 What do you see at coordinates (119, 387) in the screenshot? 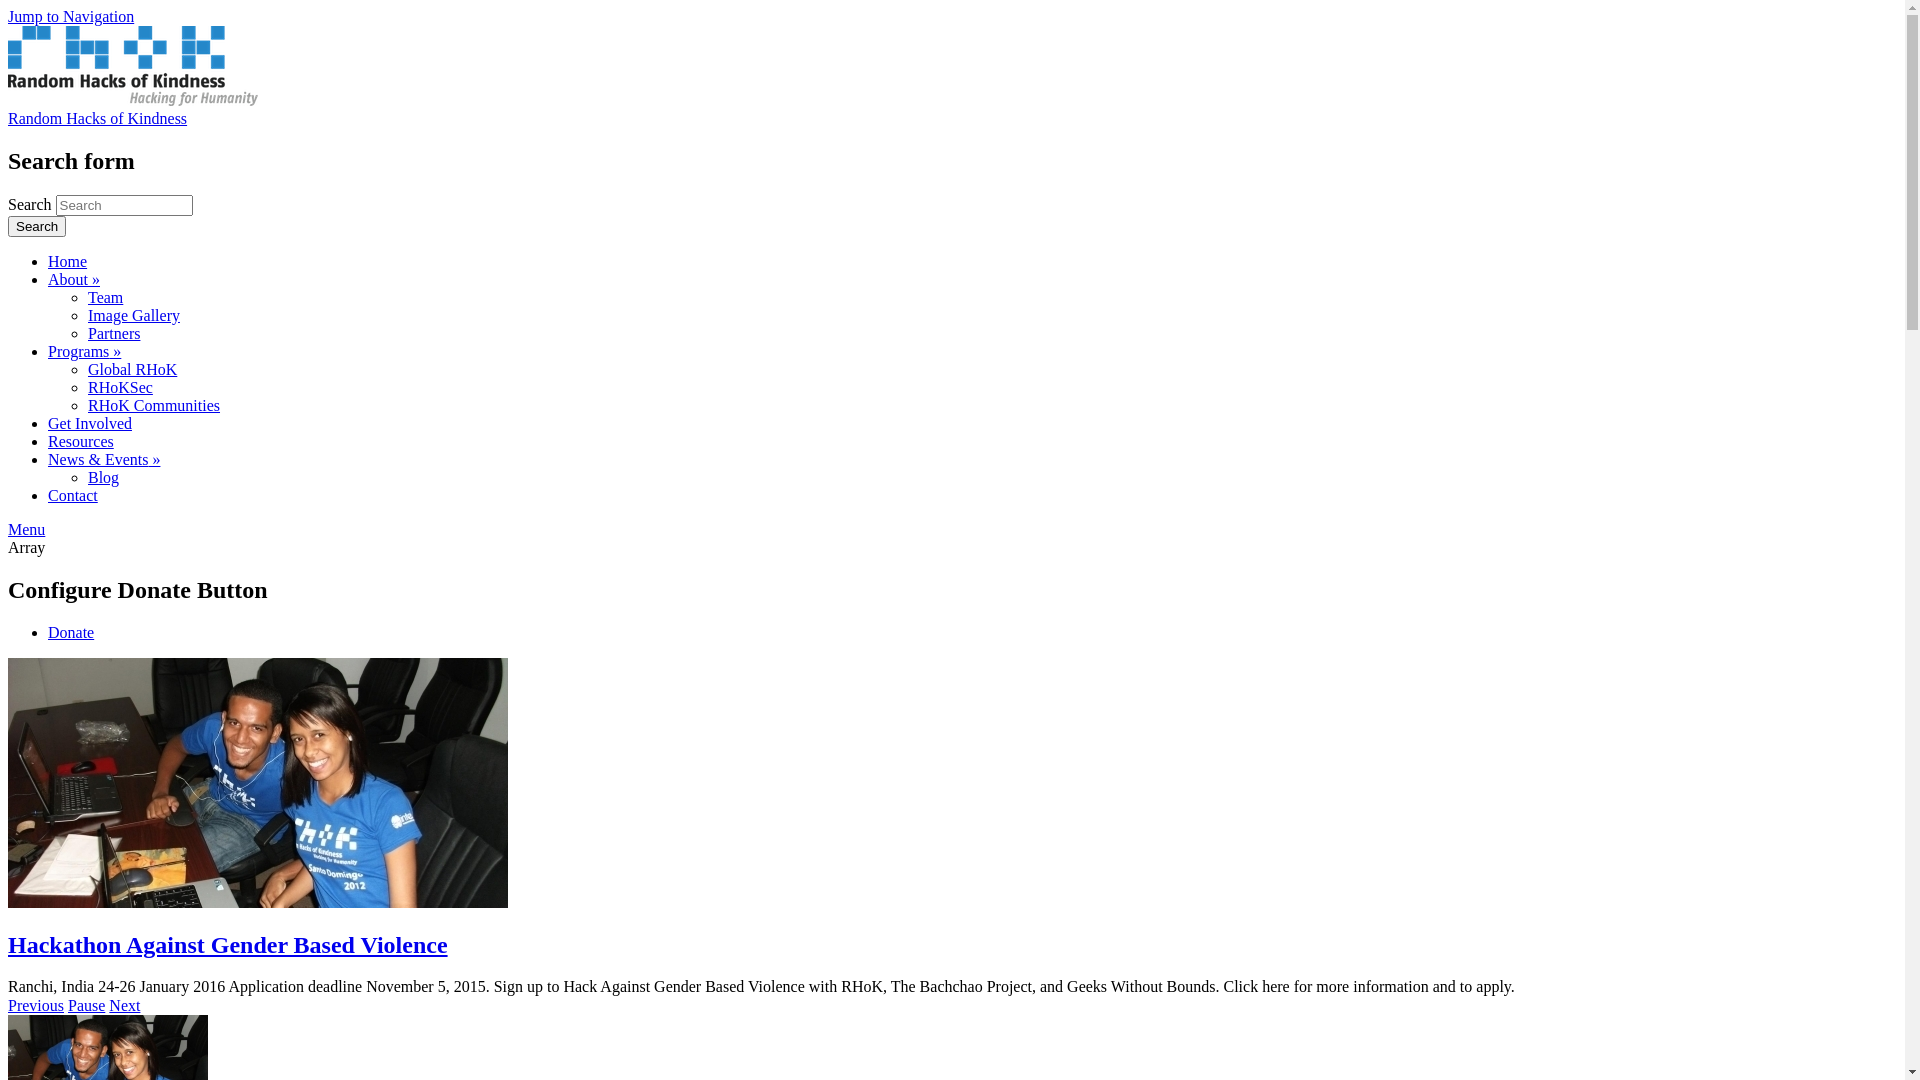
I see `'RHoKSec'` at bounding box center [119, 387].